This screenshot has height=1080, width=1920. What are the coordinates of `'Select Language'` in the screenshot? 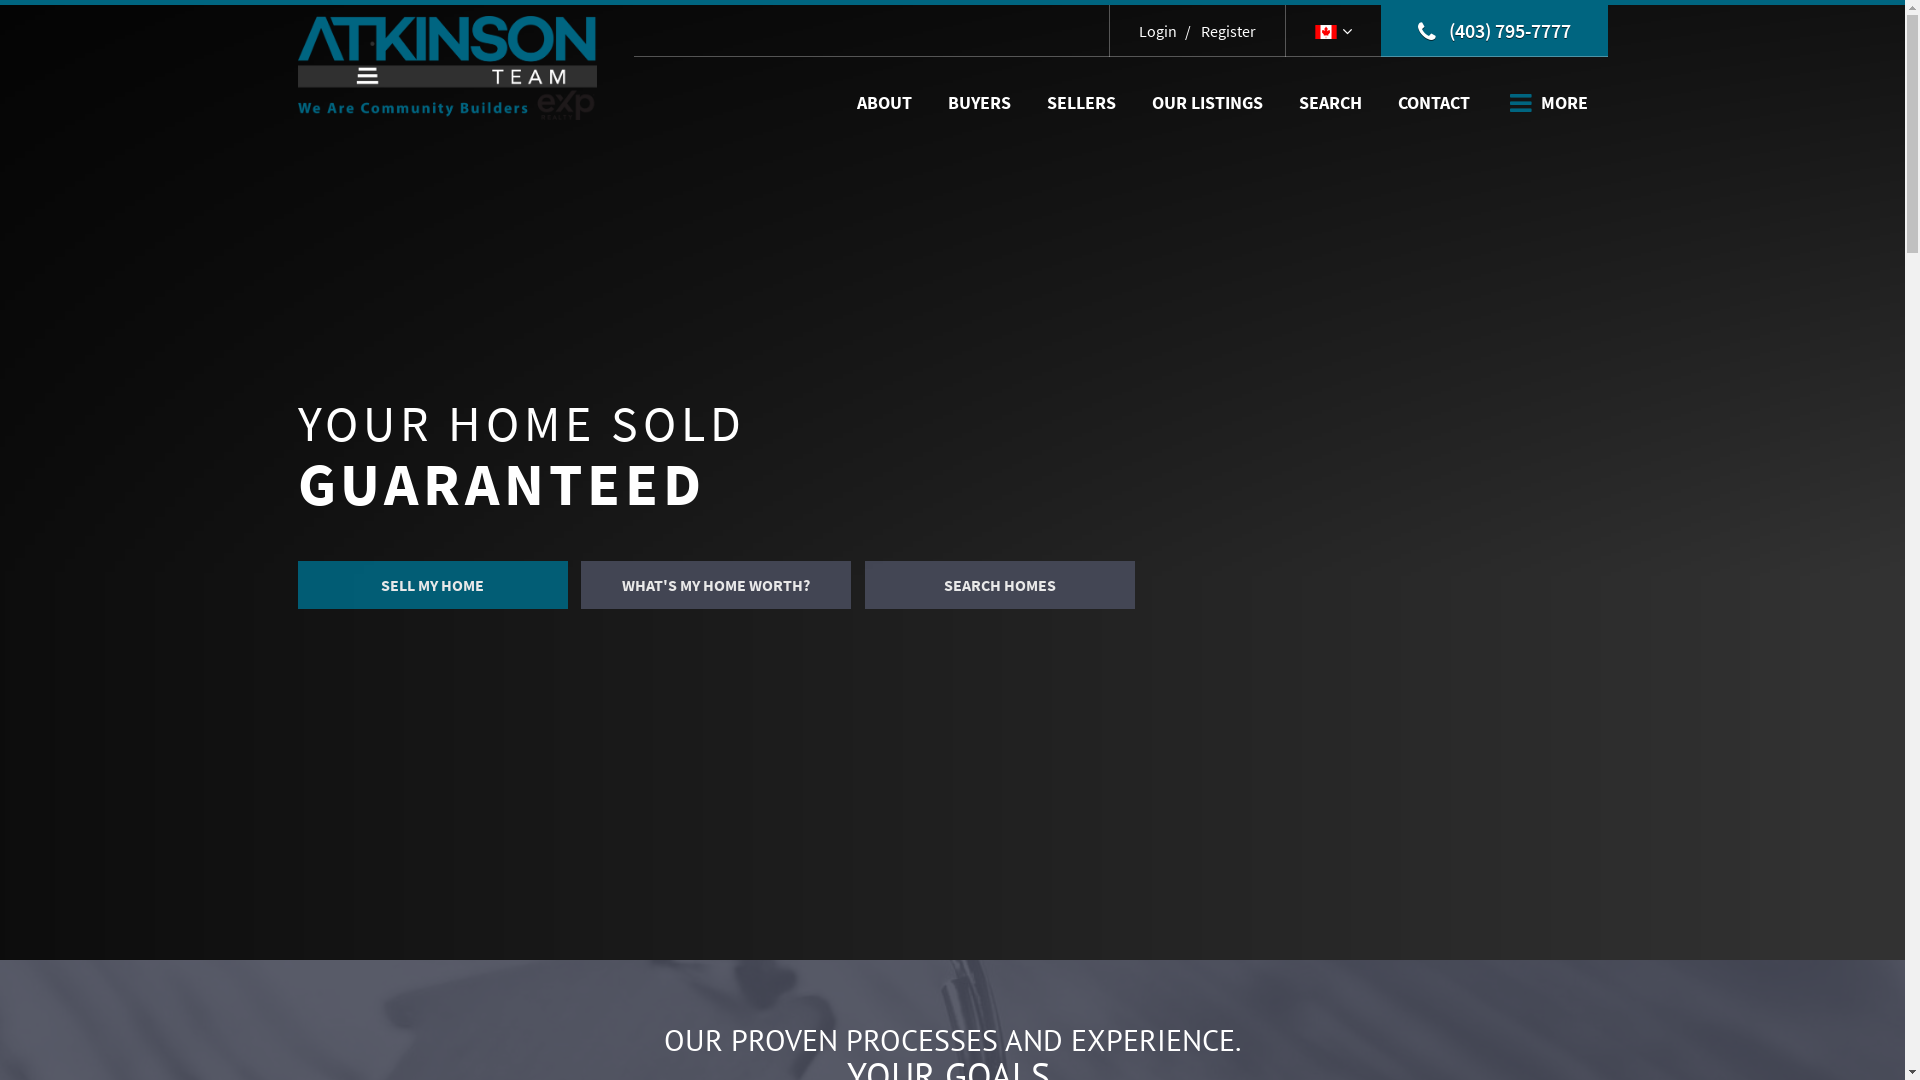 It's located at (1333, 30).